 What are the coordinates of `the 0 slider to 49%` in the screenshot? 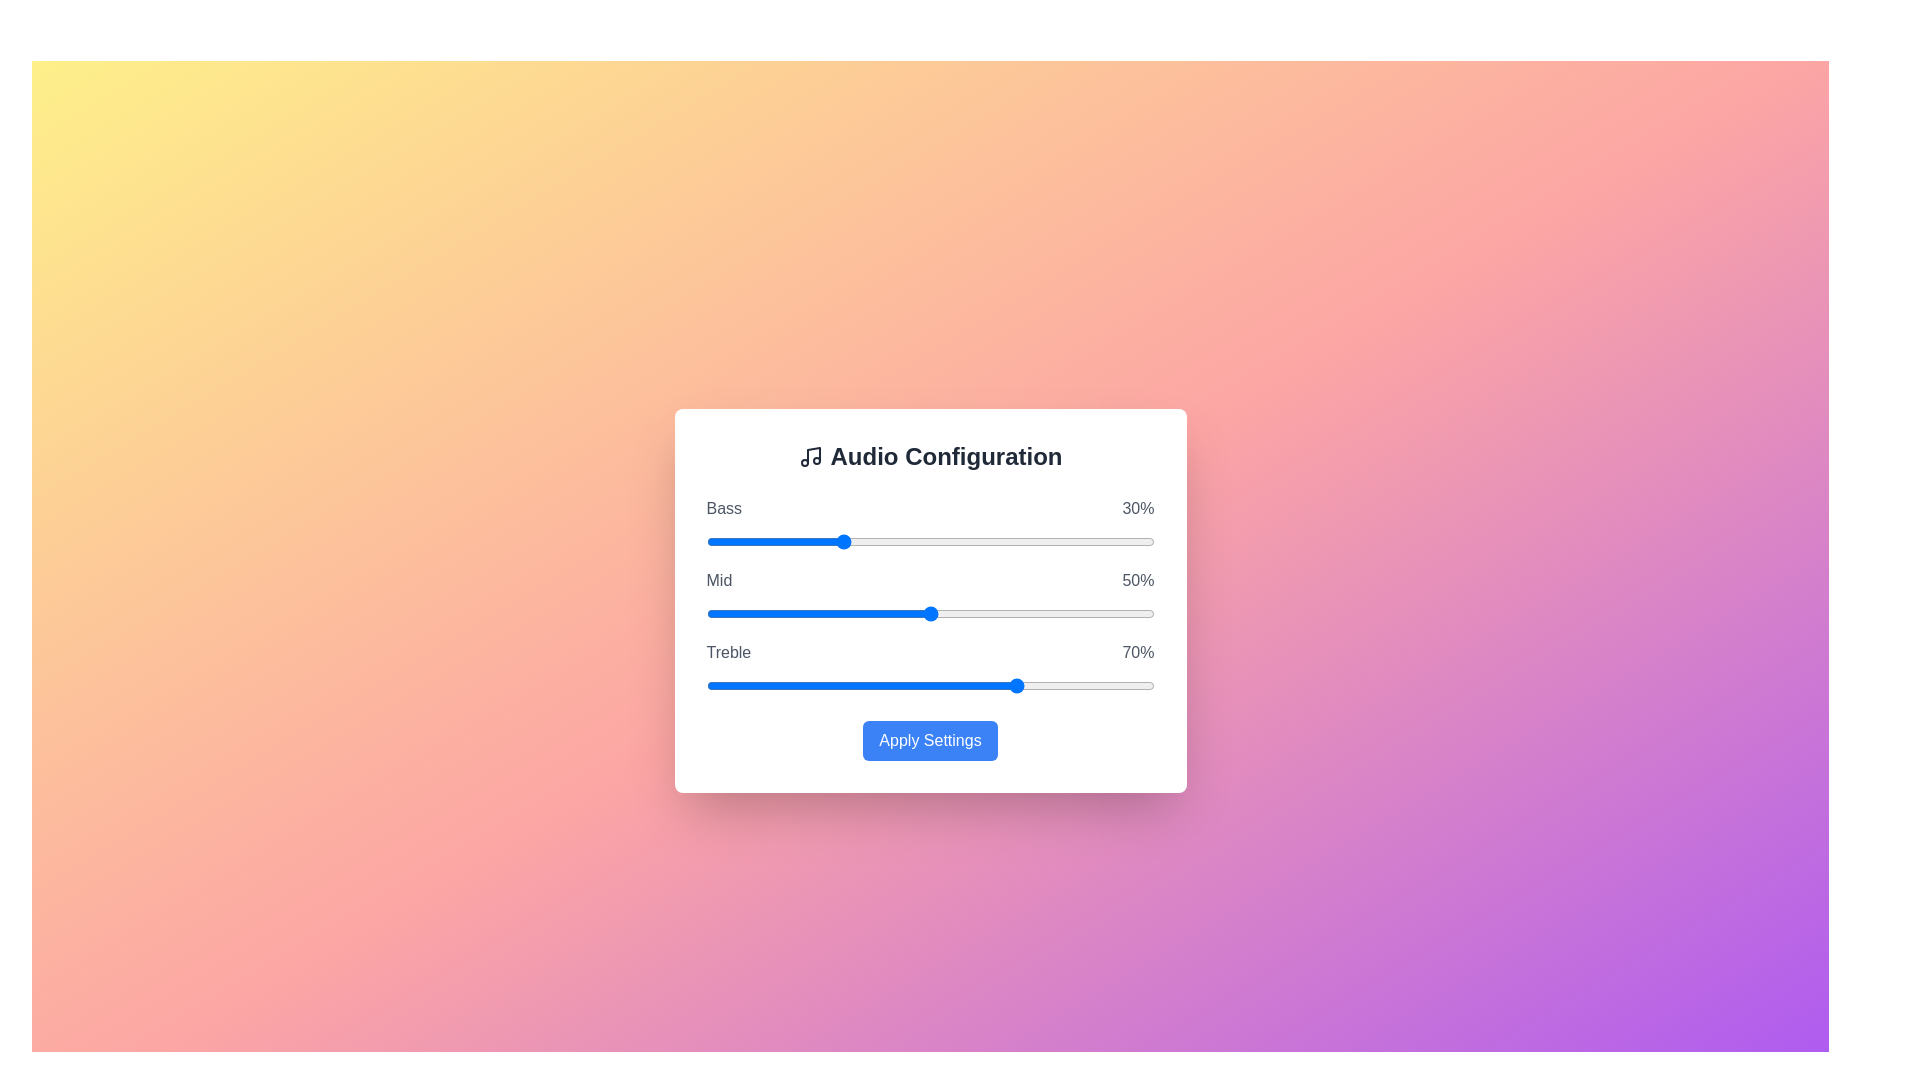 It's located at (1040, 542).